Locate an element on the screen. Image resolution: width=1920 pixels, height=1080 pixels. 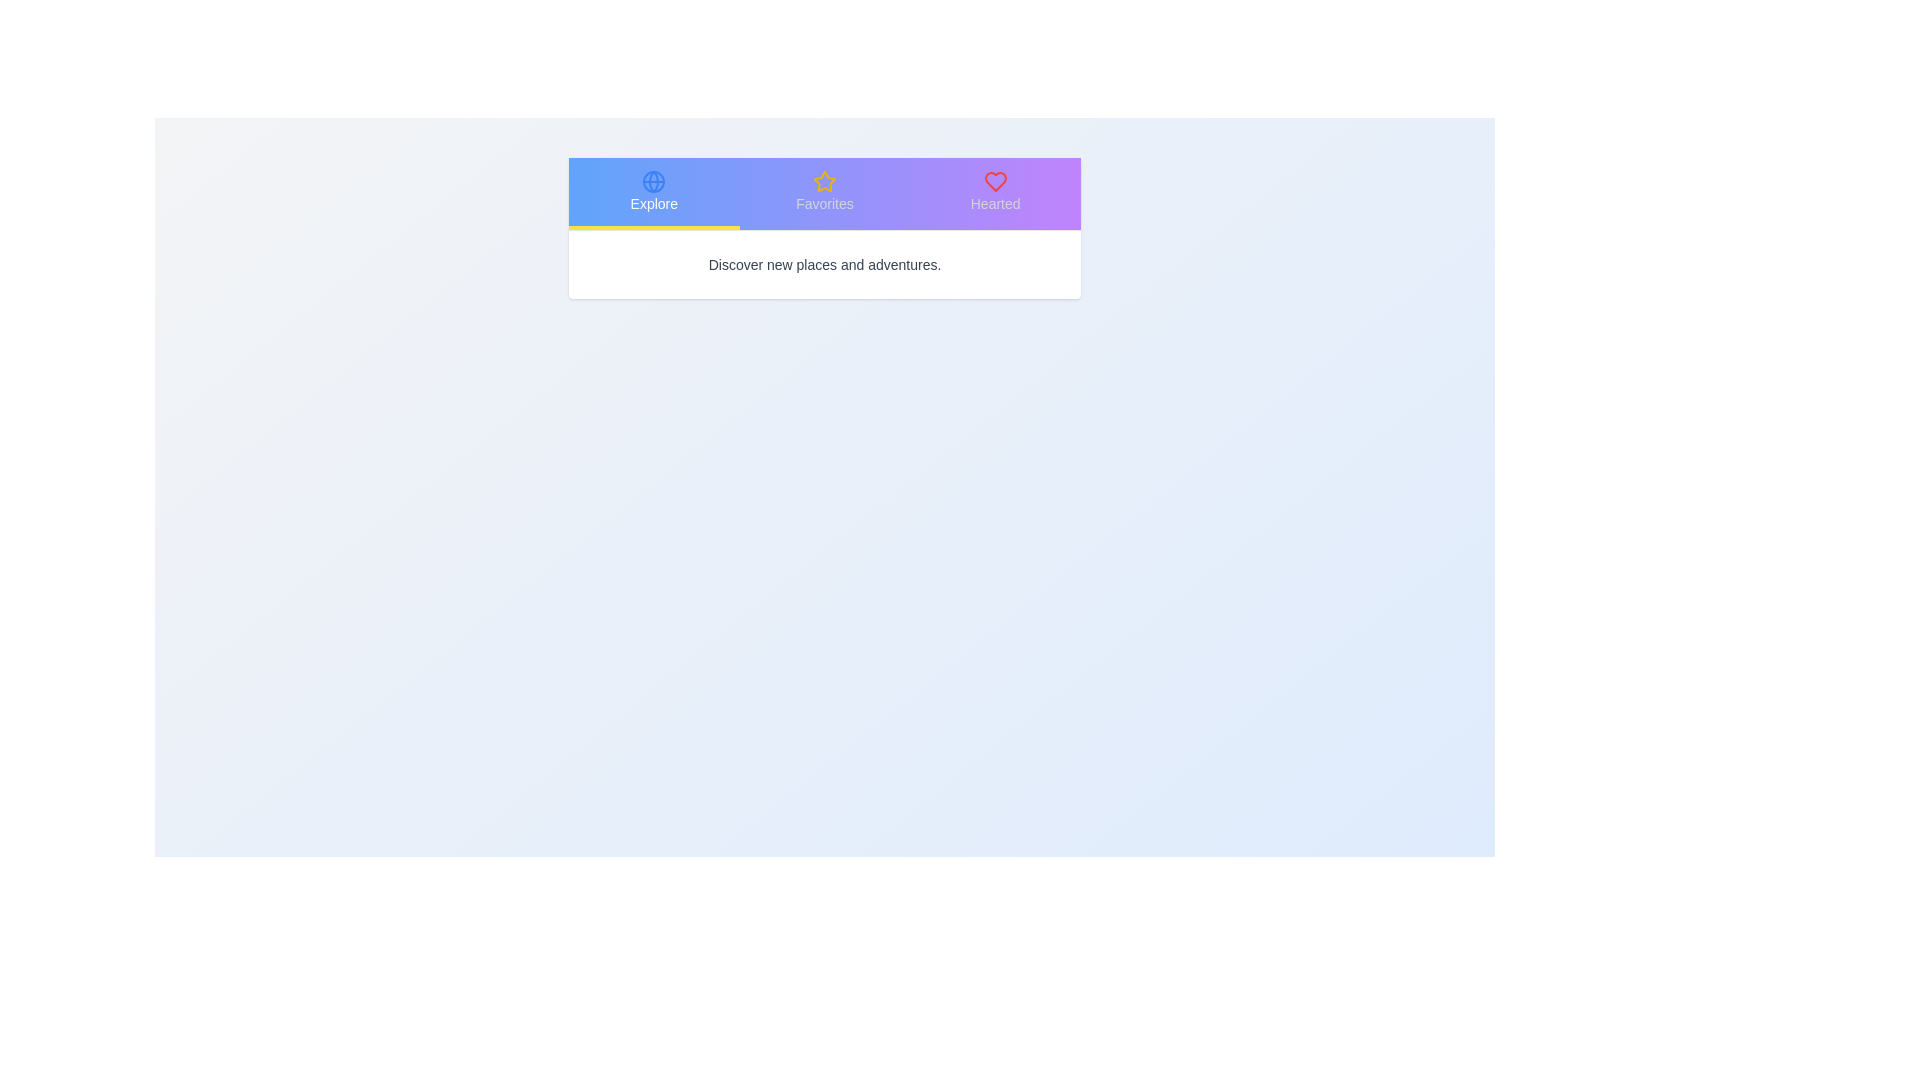
the tab labeled Explore to observe its associated icon is located at coordinates (654, 193).